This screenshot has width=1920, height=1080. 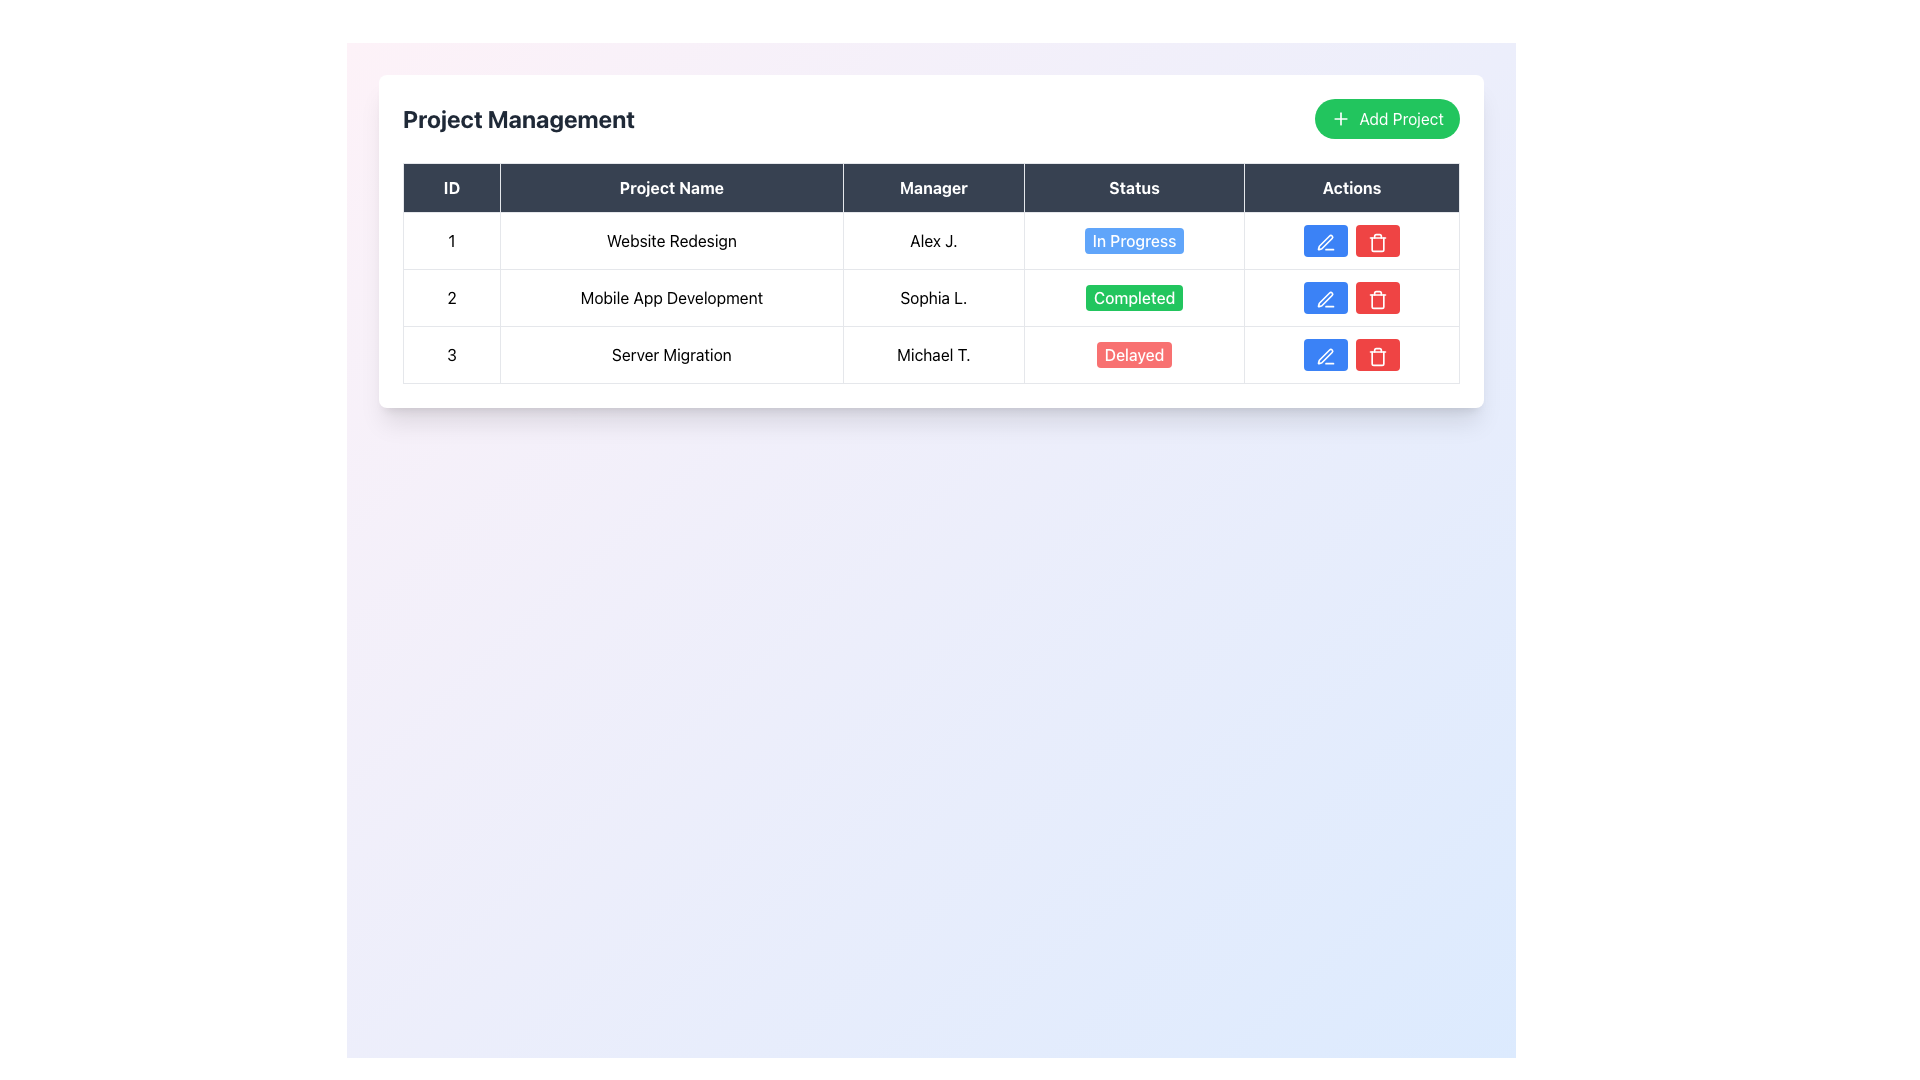 I want to click on the text label containing the number '3' in the first column of the third row of the table related to 'Server Migration' with the status 'Delayed', so click(x=450, y=353).